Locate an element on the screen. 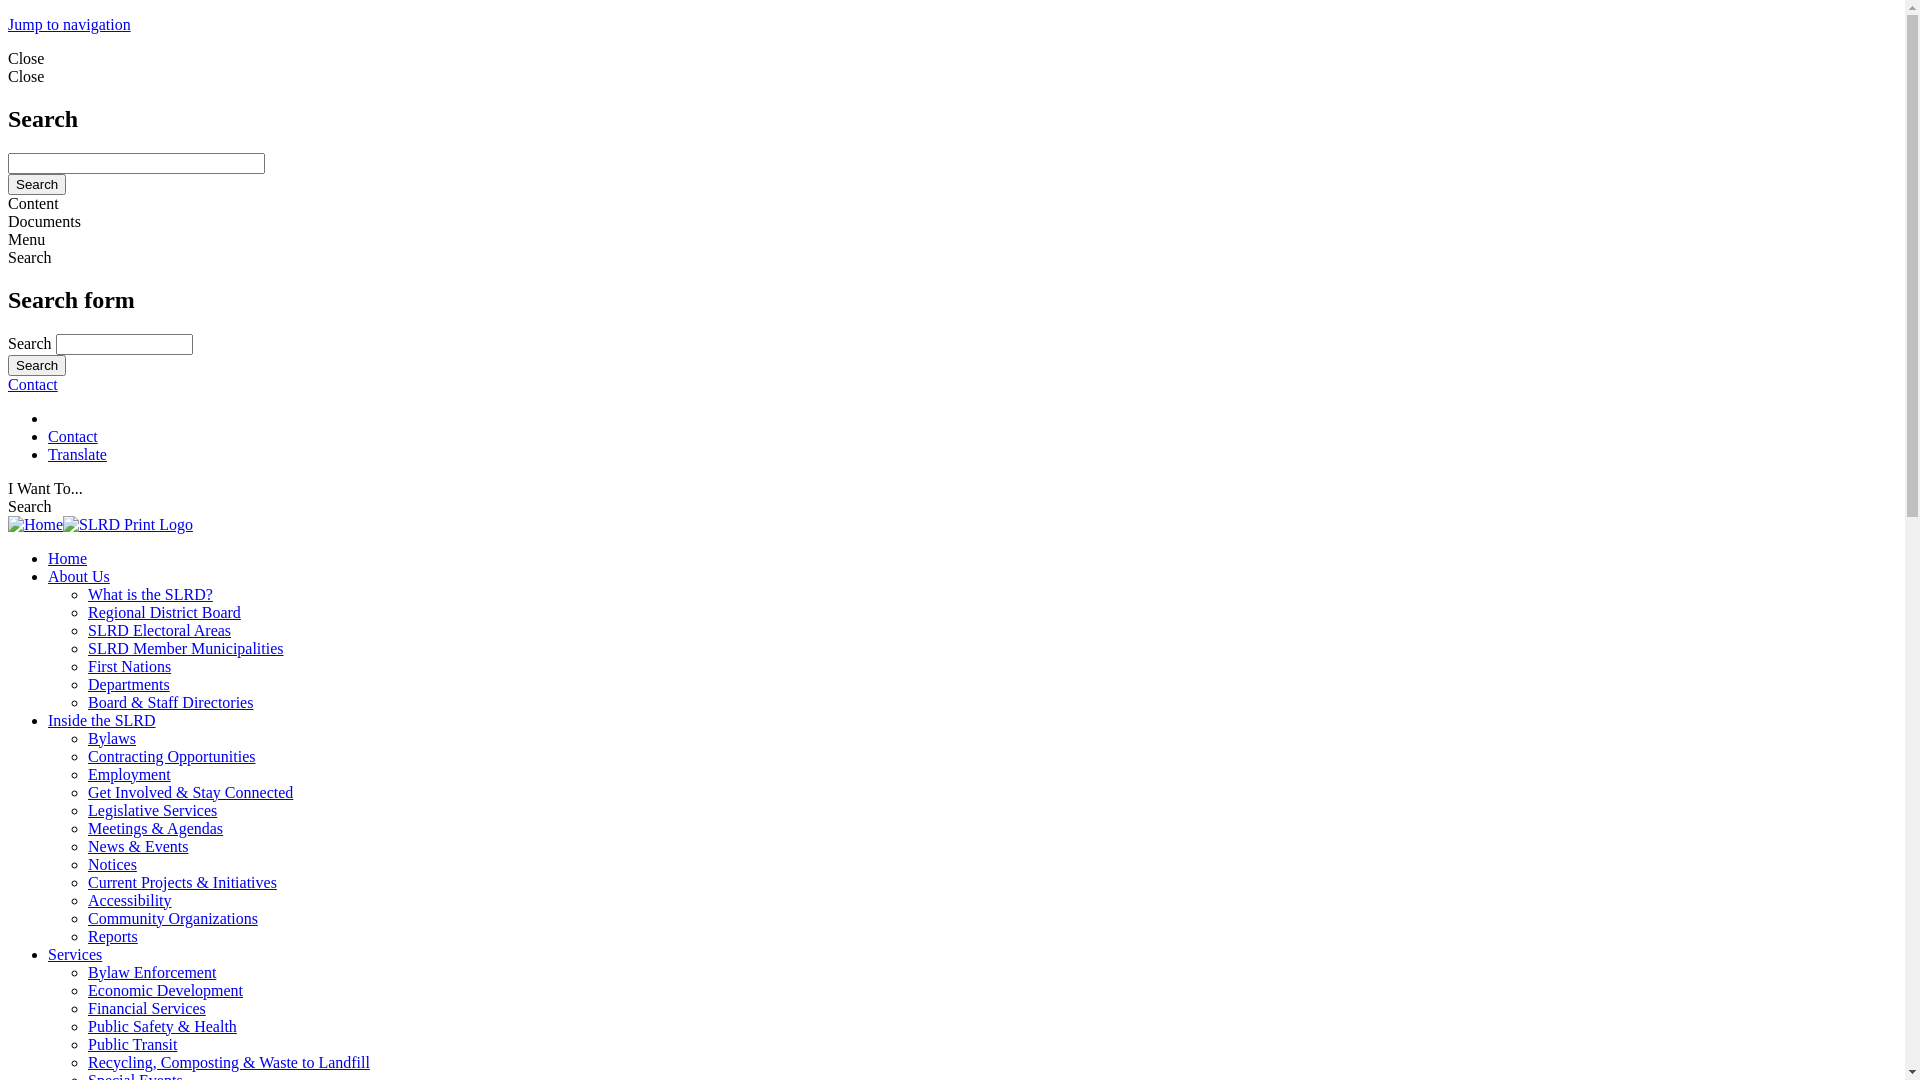  'Inside the SLRD' is located at coordinates (100, 720).